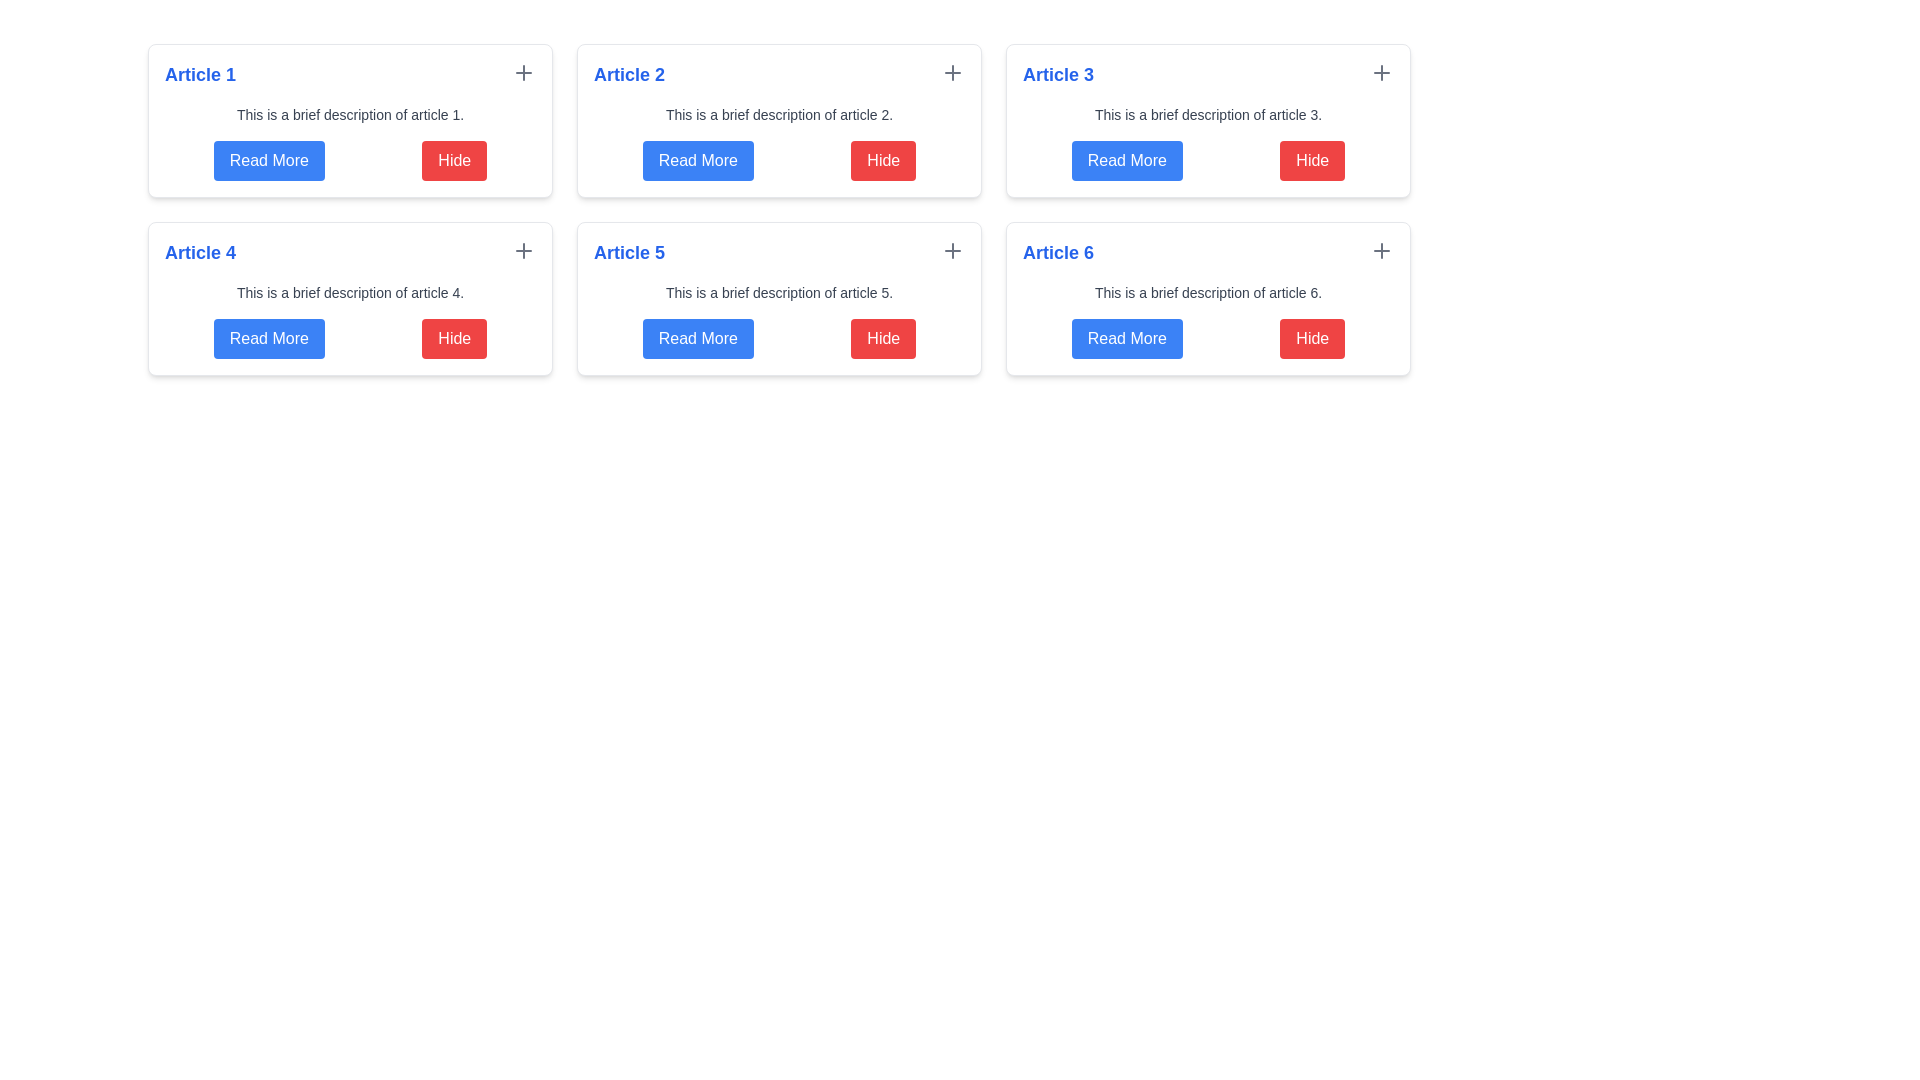  I want to click on text element styled in gray color containing the string 'This is a brief description of article 5.' located inside the card titled 'Article 5', so click(778, 293).